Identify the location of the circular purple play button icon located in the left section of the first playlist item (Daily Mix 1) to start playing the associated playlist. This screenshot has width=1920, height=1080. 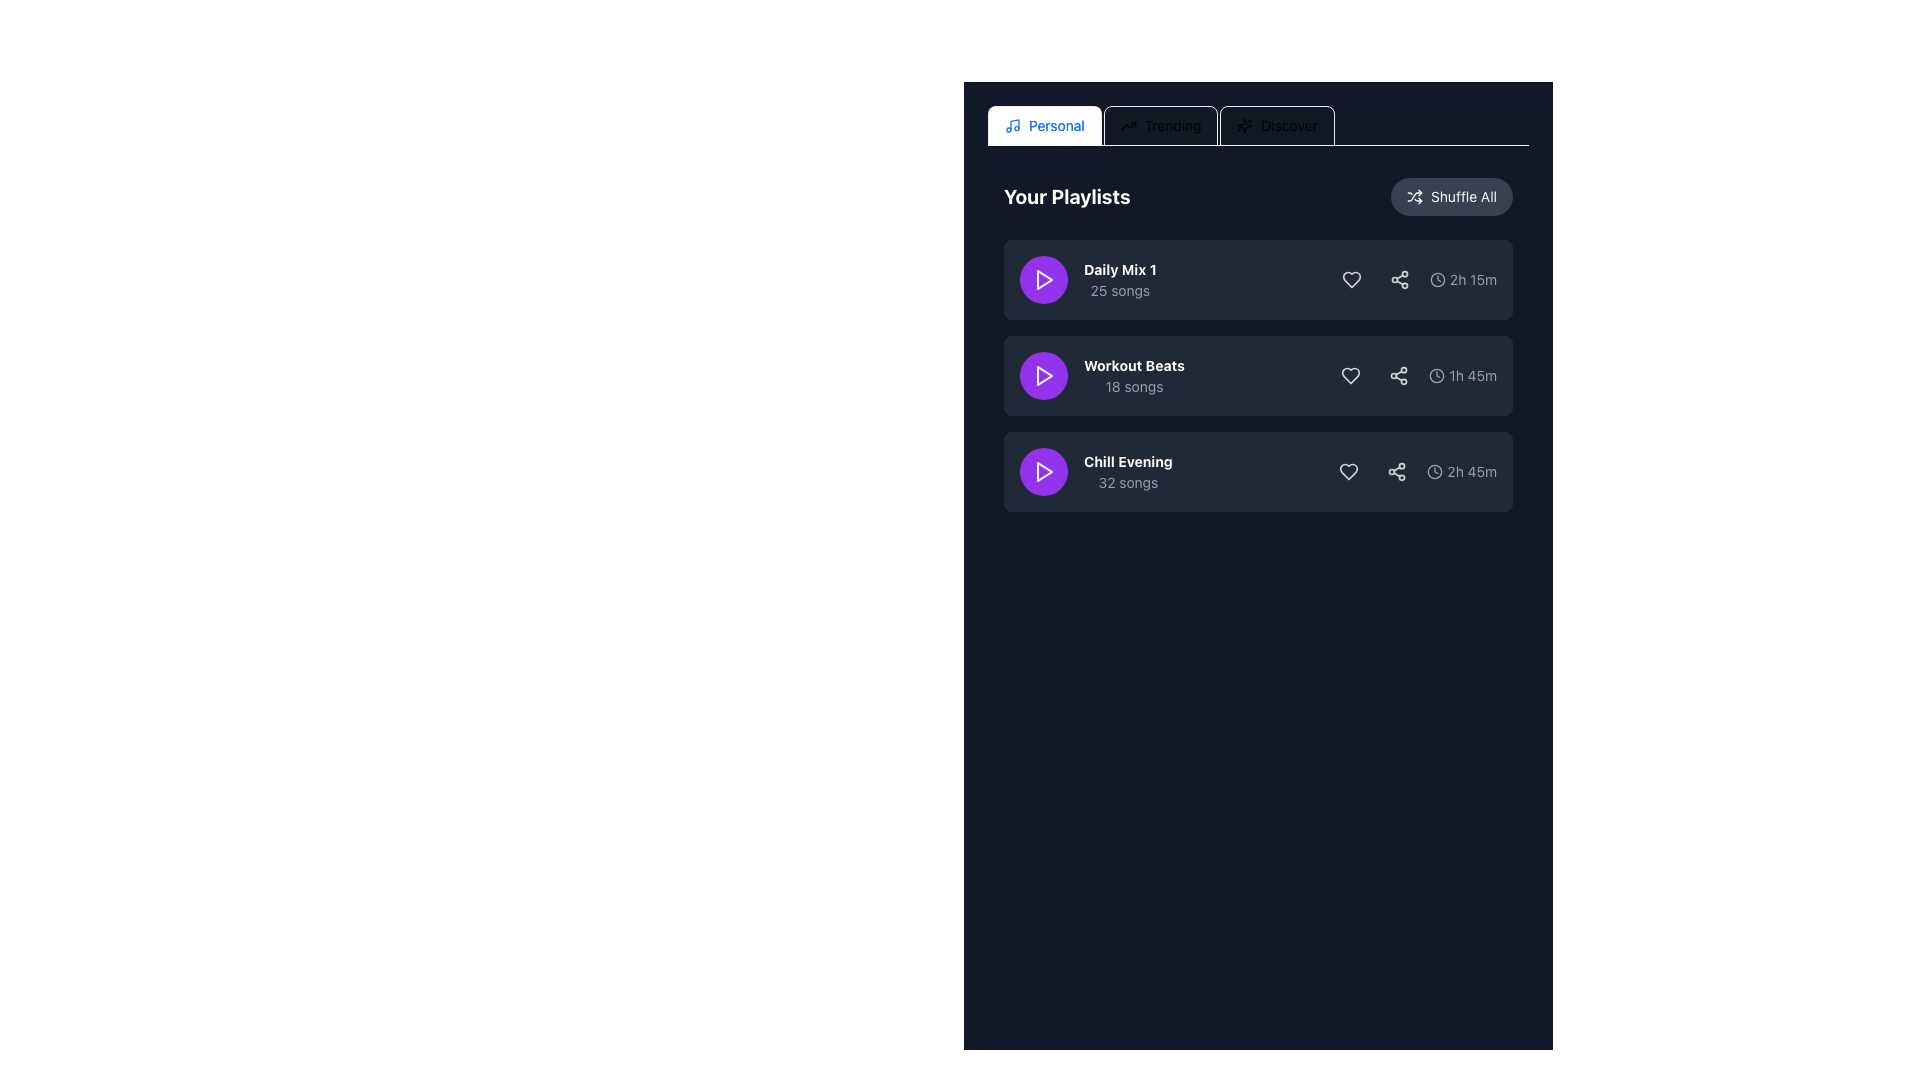
(1044, 280).